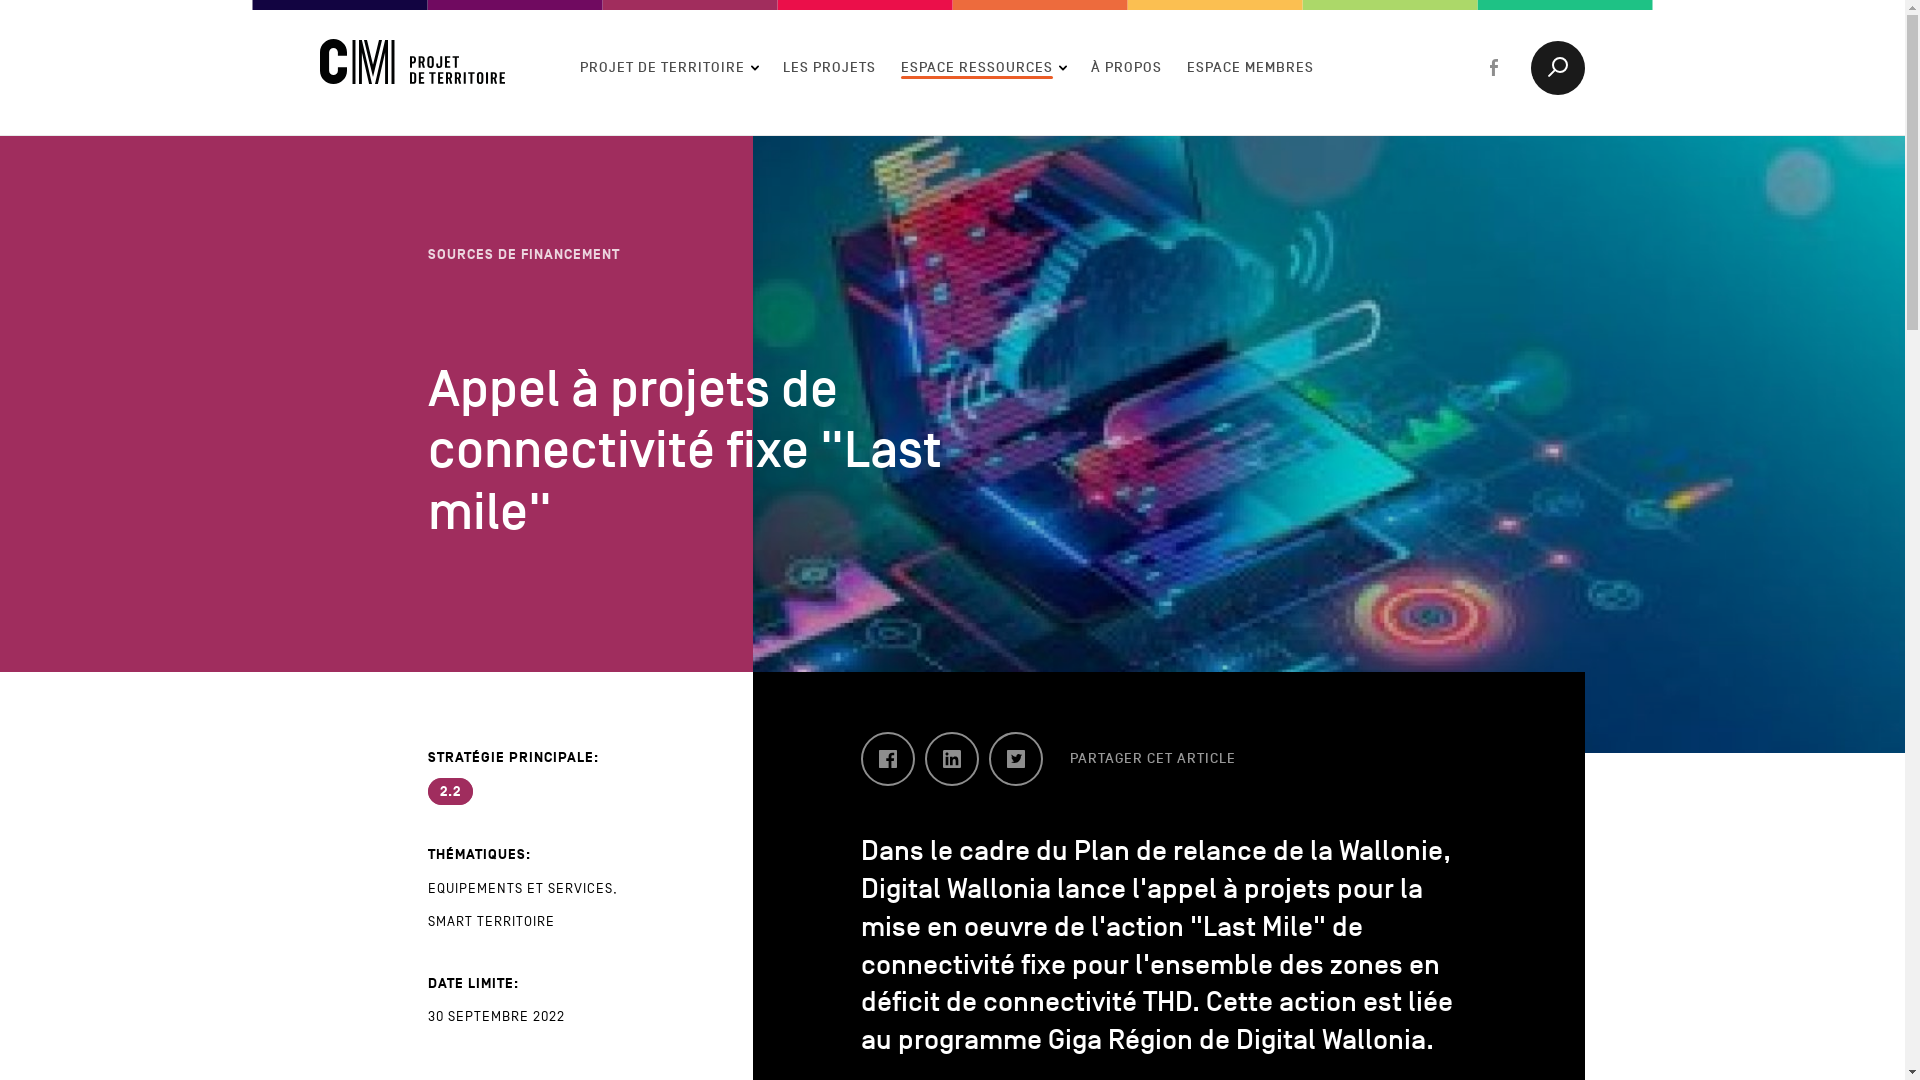 The image size is (1920, 1080). Describe the element at coordinates (900, 65) in the screenshot. I see `'ESPACE RESSOURCES'` at that location.